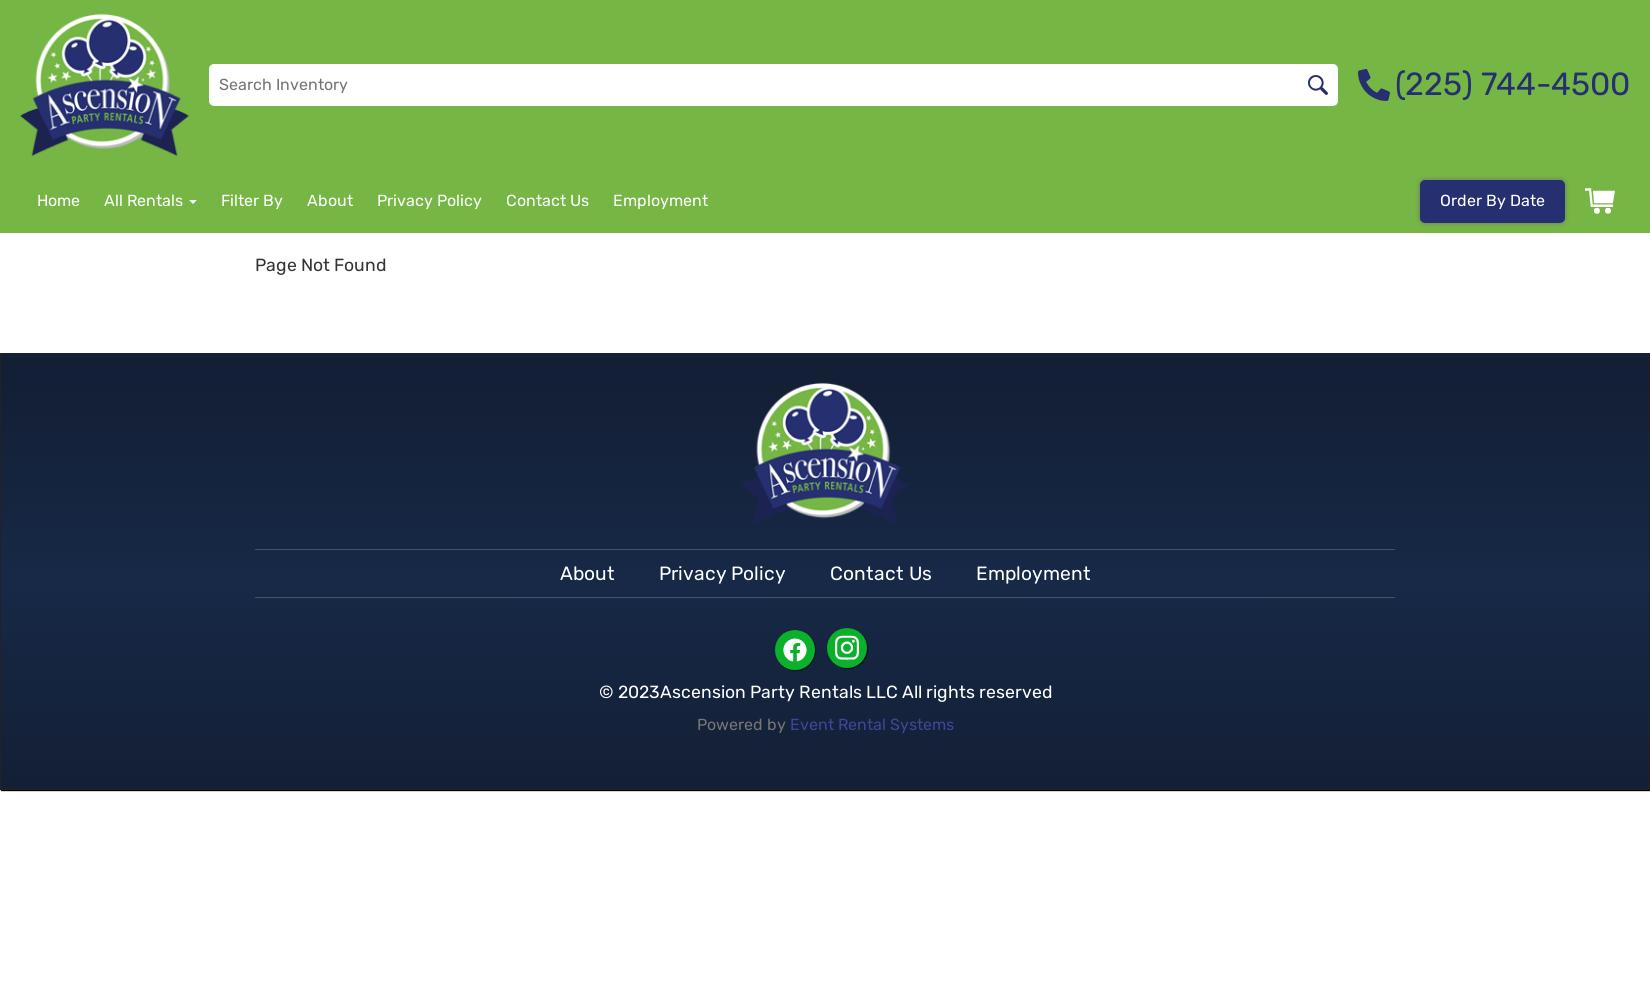  I want to click on 'Powered by', so click(741, 722).